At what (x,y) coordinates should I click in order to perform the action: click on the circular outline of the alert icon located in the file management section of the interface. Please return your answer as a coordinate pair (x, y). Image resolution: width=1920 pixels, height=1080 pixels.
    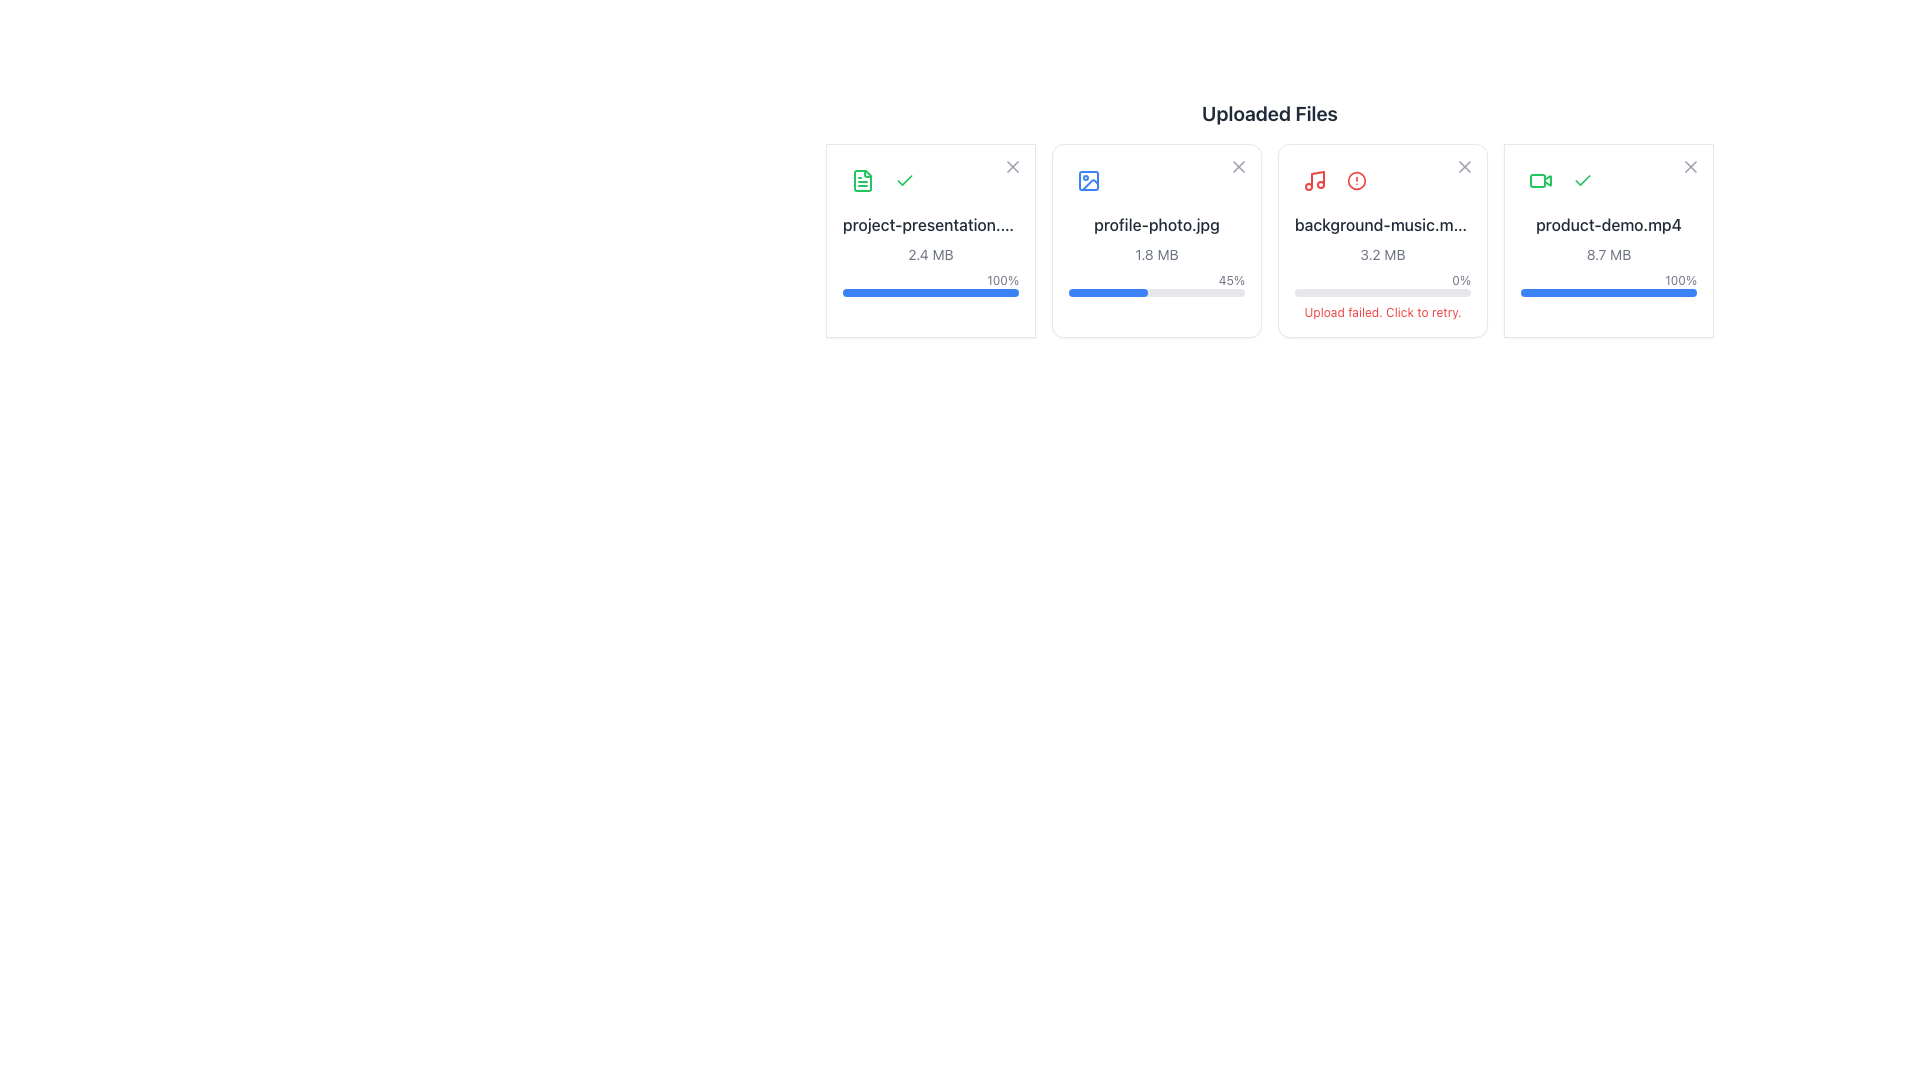
    Looking at the image, I should click on (1357, 181).